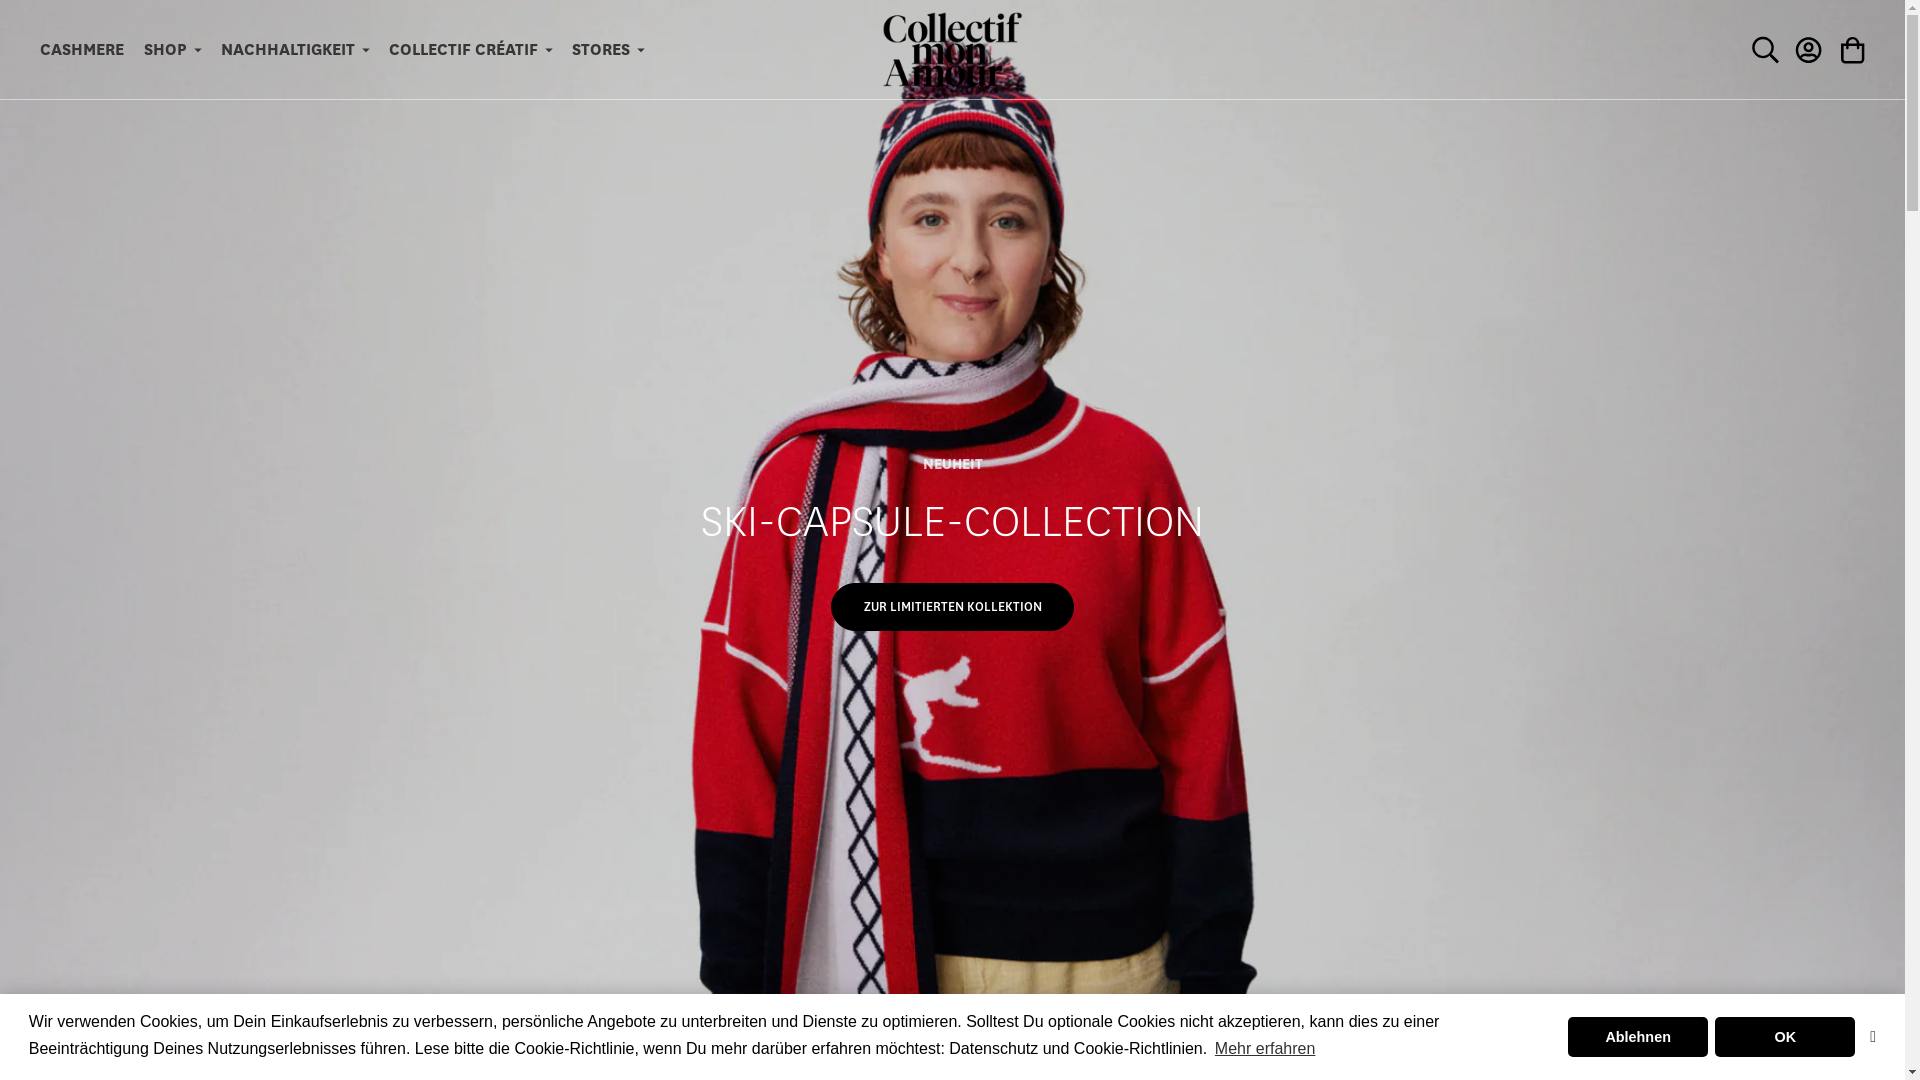 Image resolution: width=1920 pixels, height=1080 pixels. Describe the element at coordinates (607, 49) in the screenshot. I see `'STORES'` at that location.